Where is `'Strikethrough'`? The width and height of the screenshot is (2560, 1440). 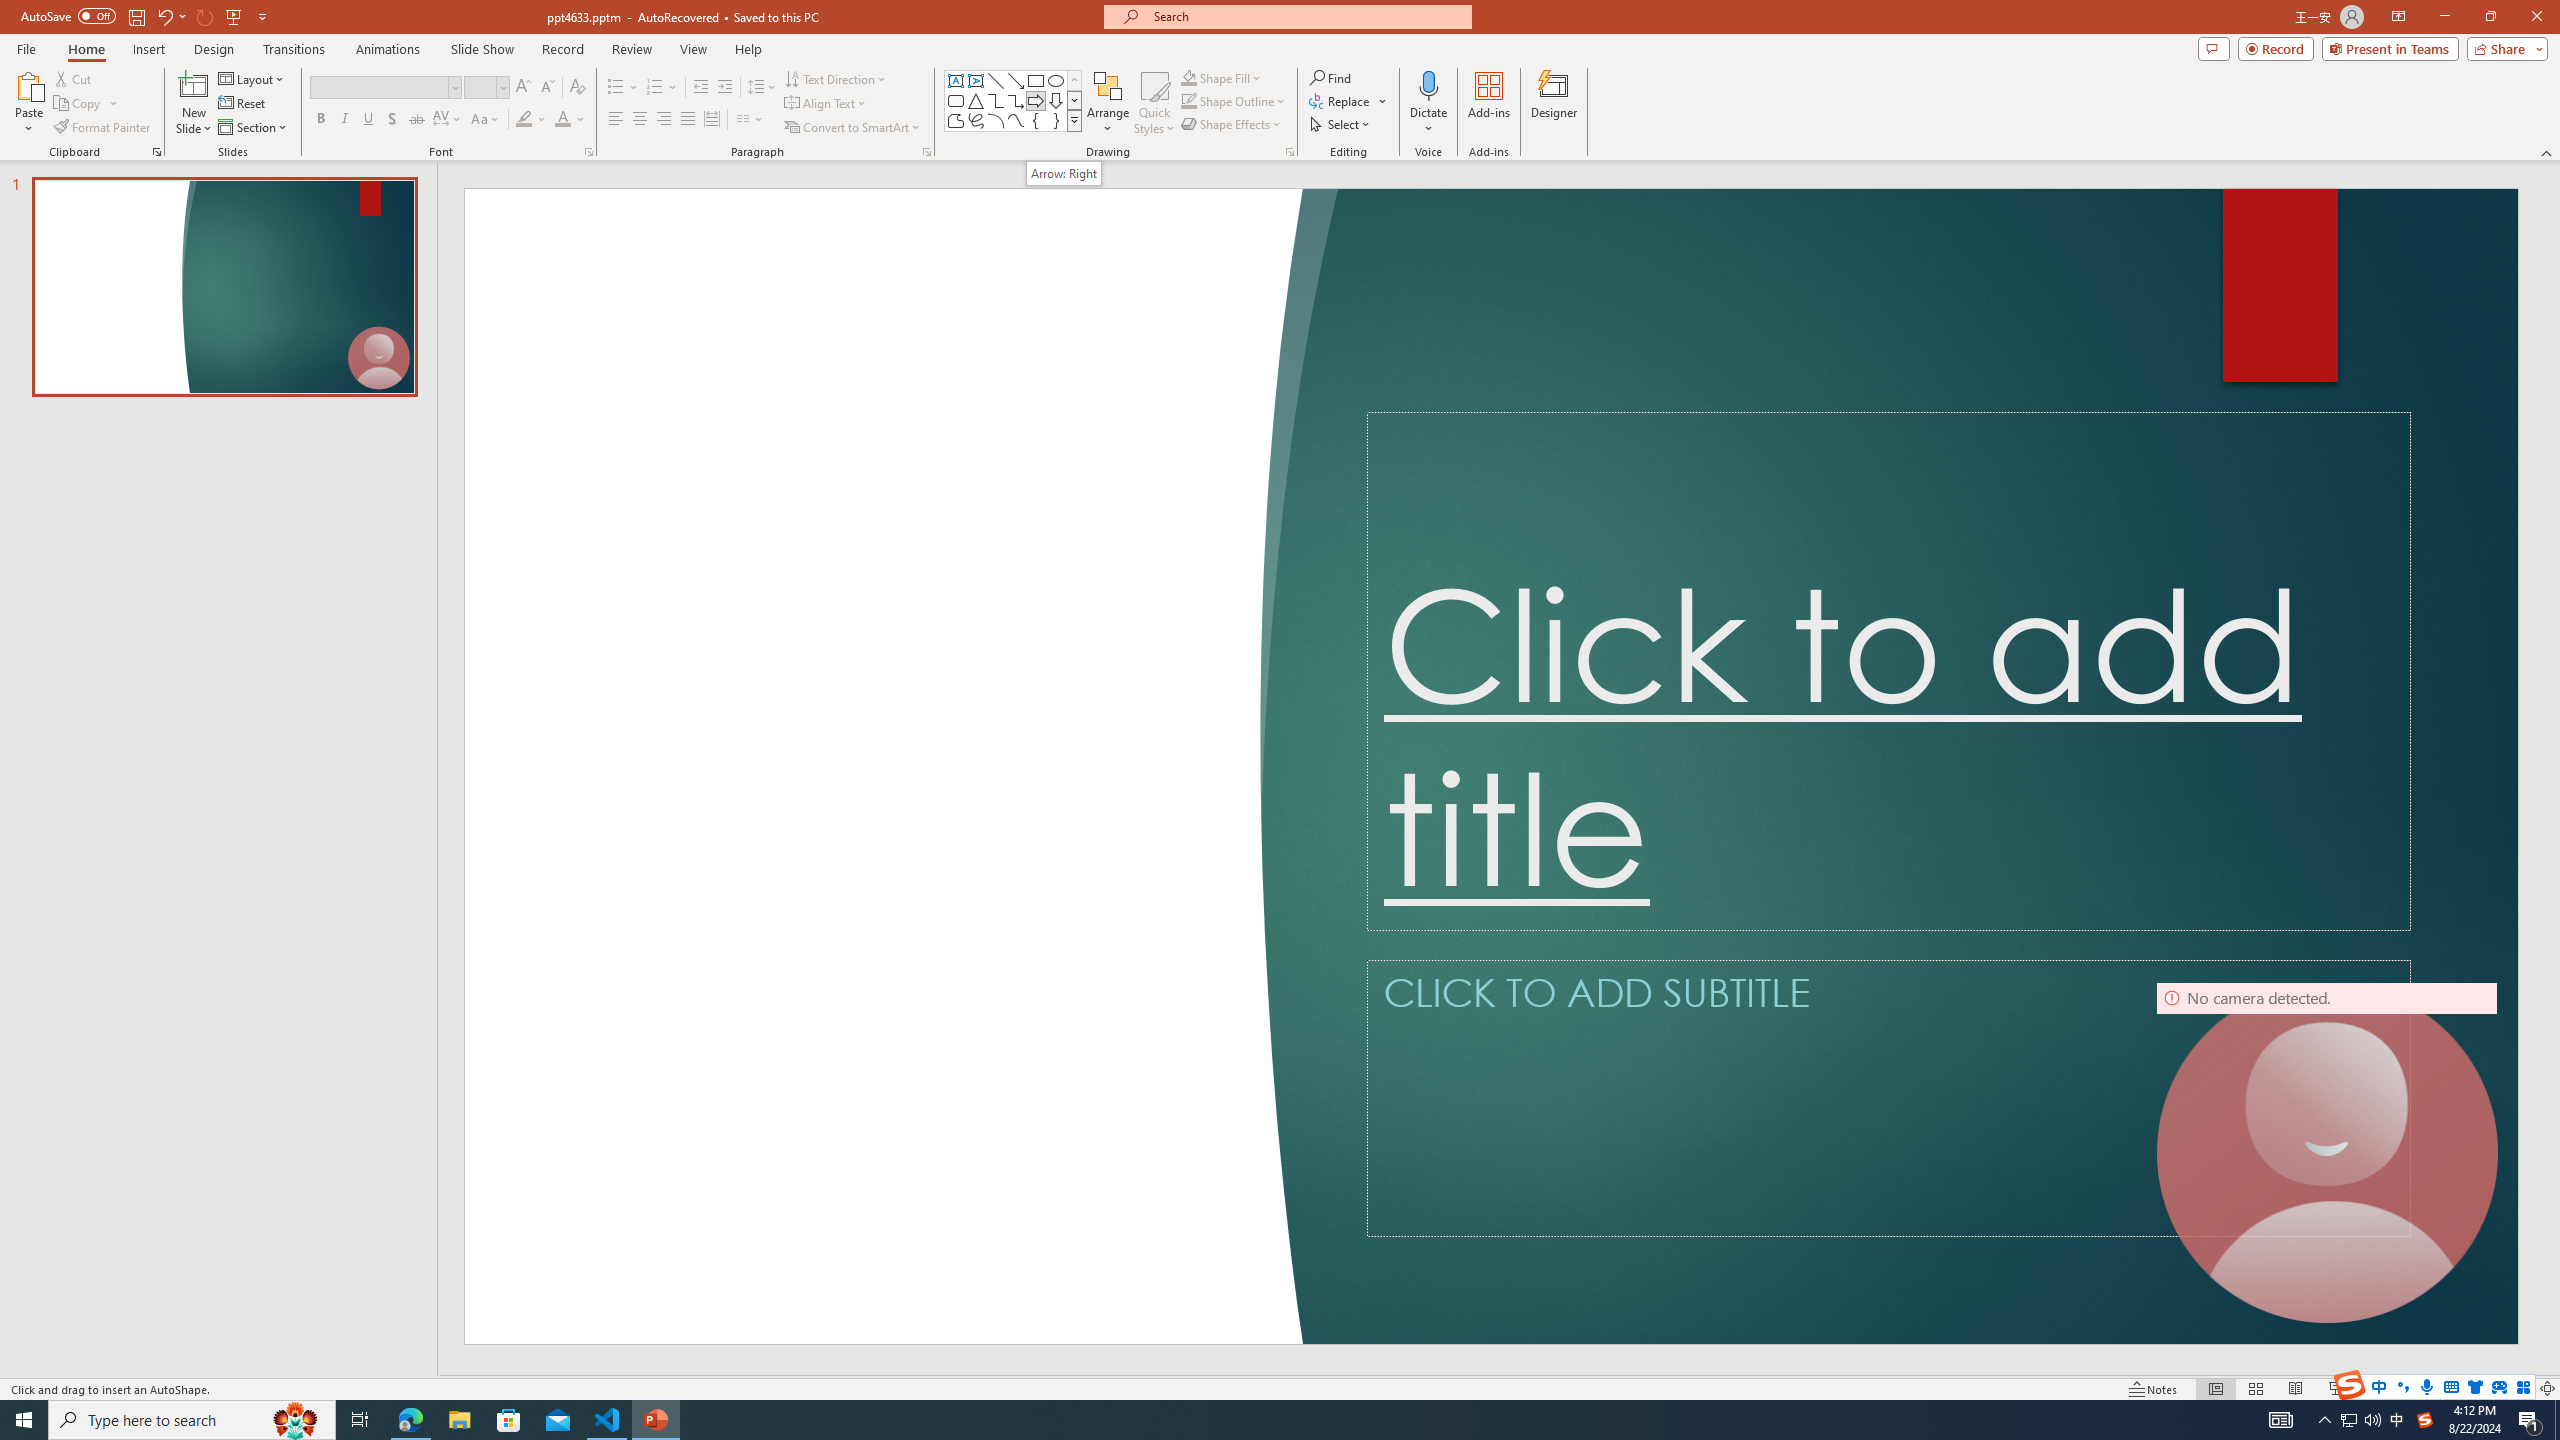 'Strikethrough' is located at coordinates (416, 118).